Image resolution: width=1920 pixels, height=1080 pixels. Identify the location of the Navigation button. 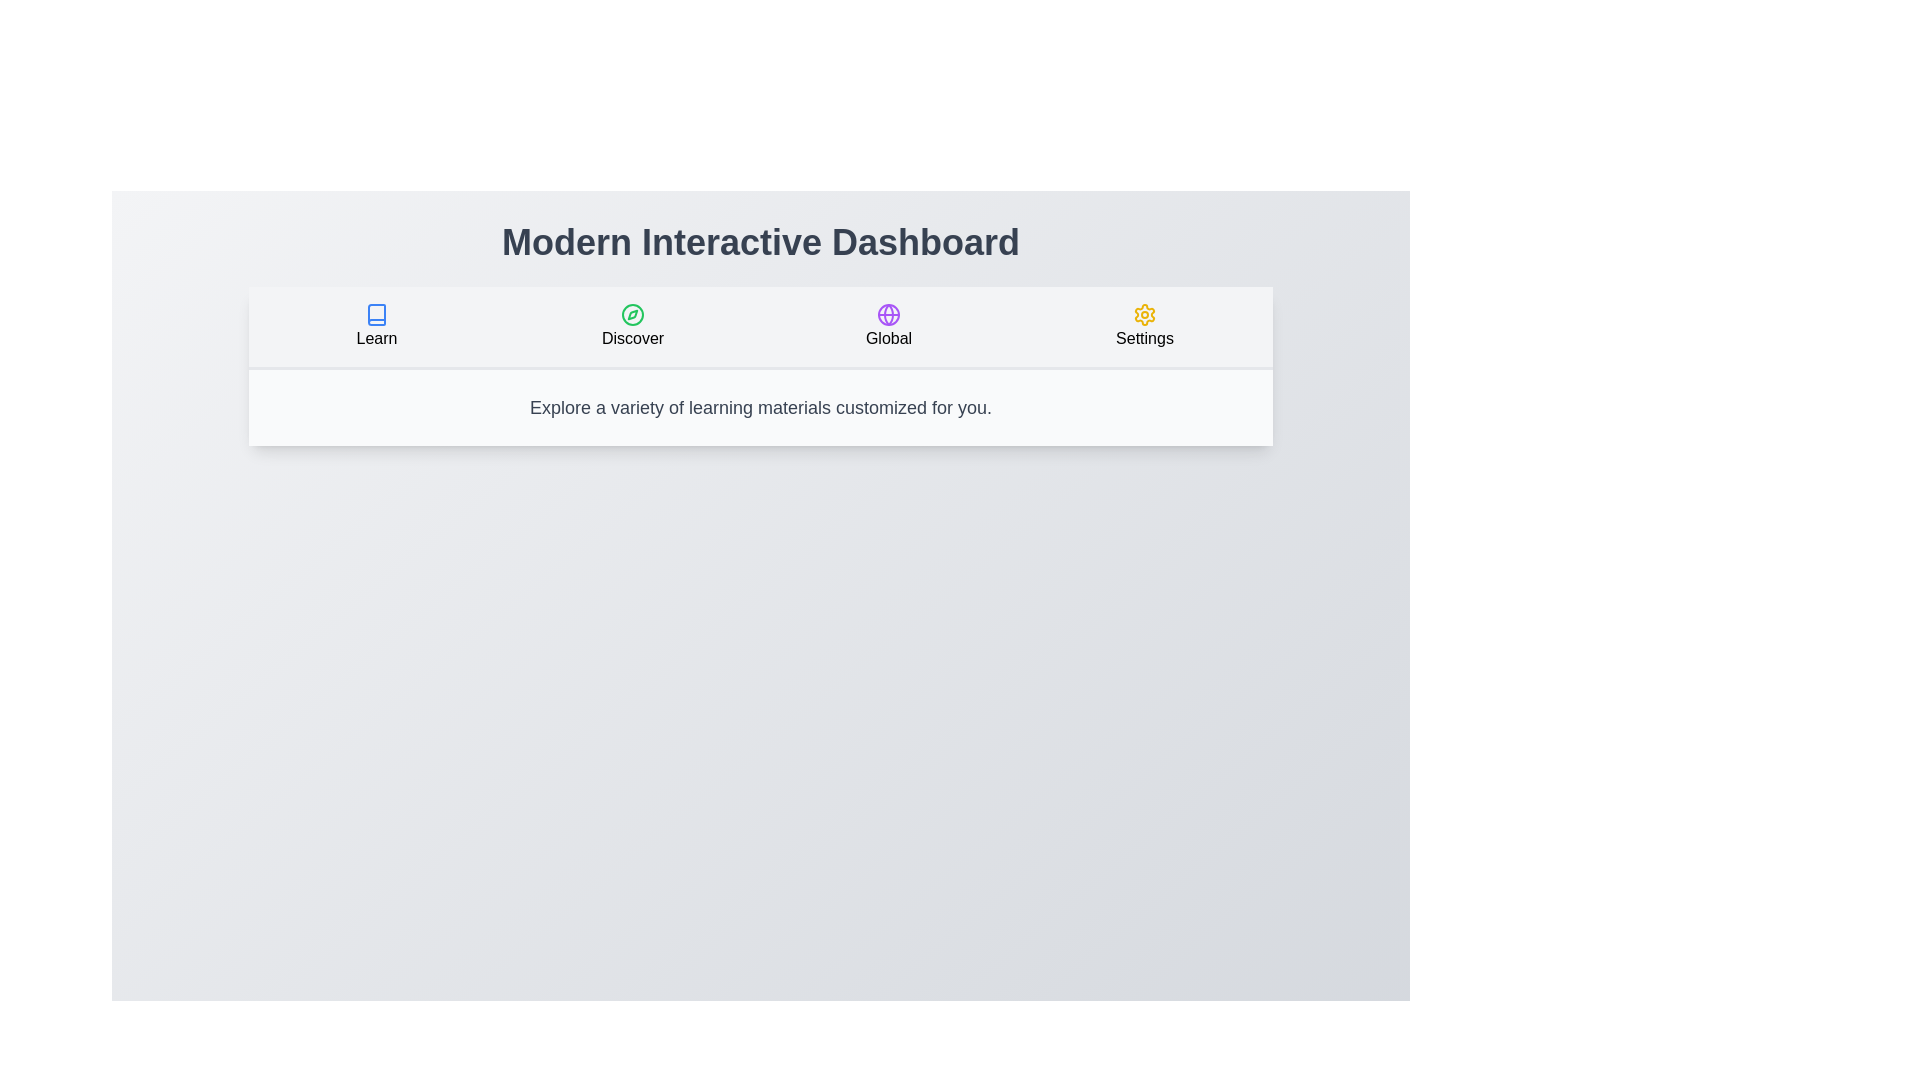
(632, 326).